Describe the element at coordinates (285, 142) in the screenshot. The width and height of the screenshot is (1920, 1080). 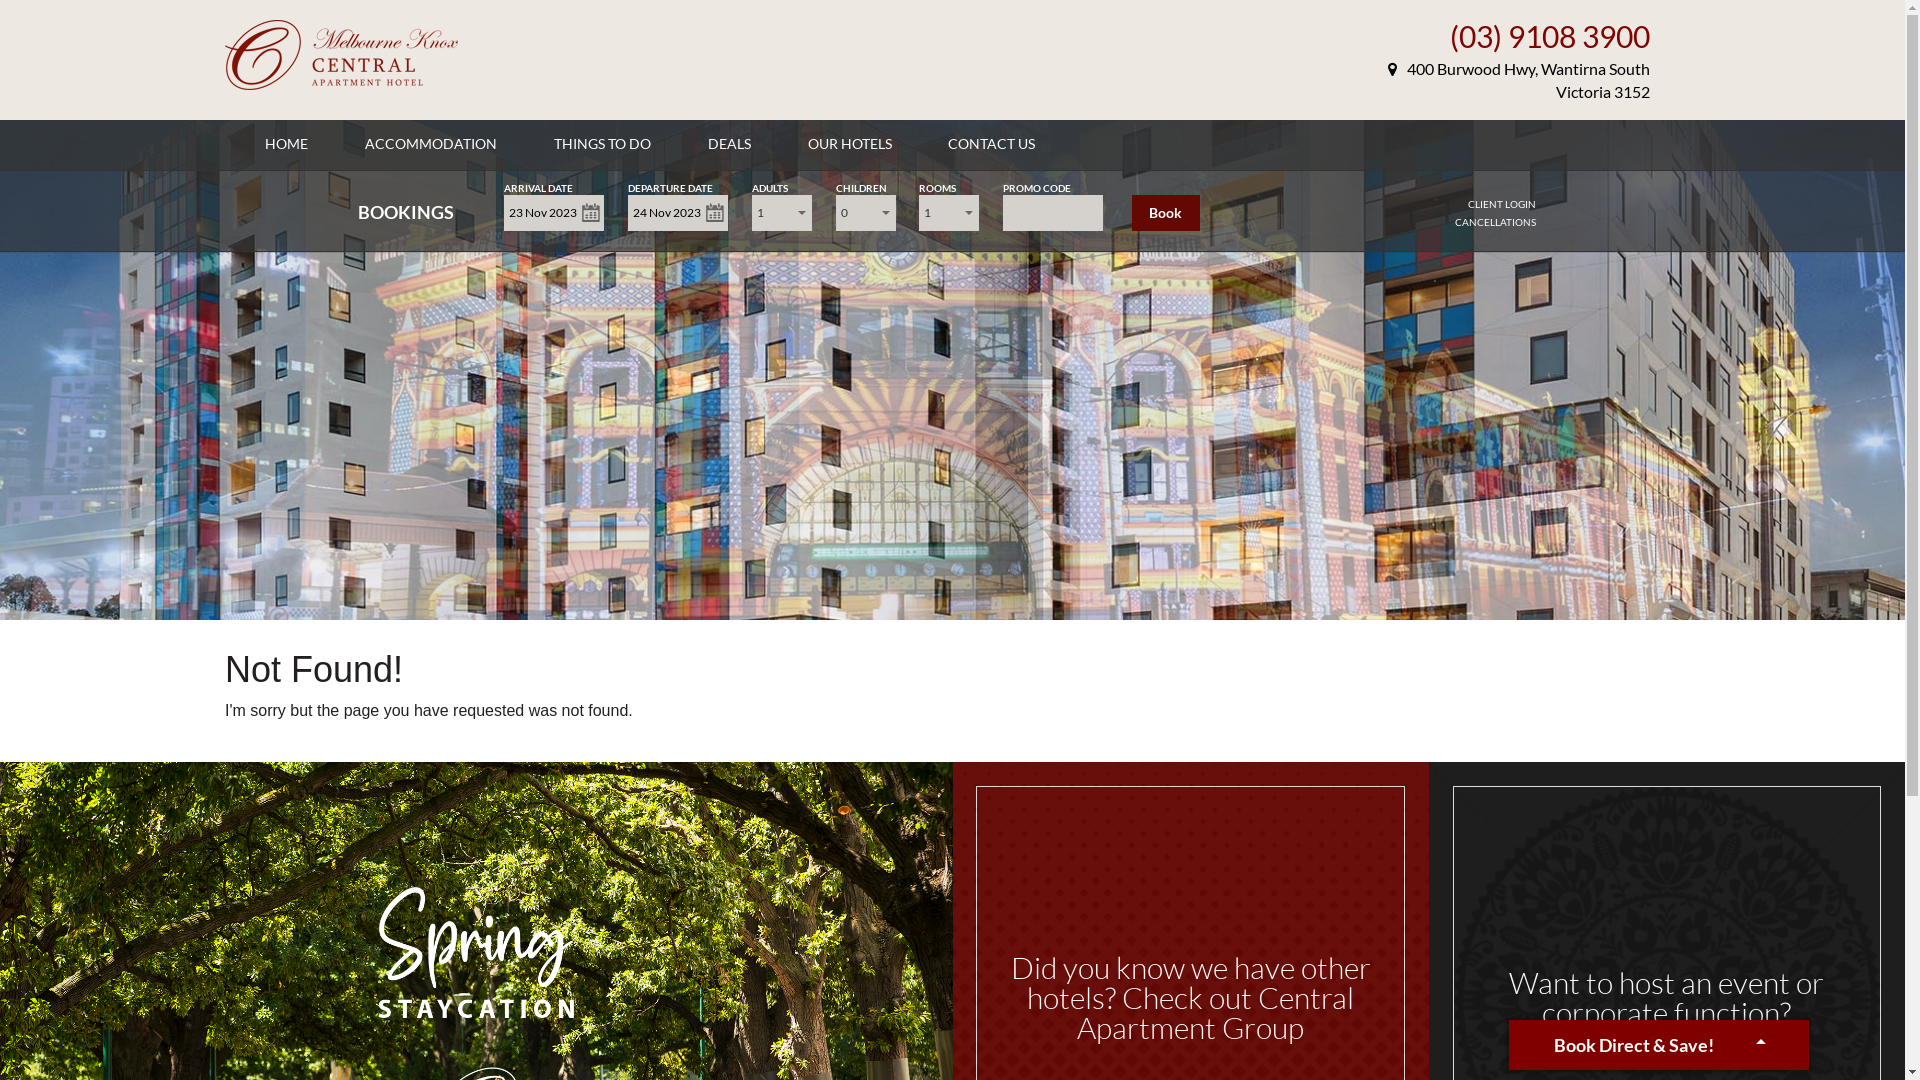
I see `'HOME'` at that location.